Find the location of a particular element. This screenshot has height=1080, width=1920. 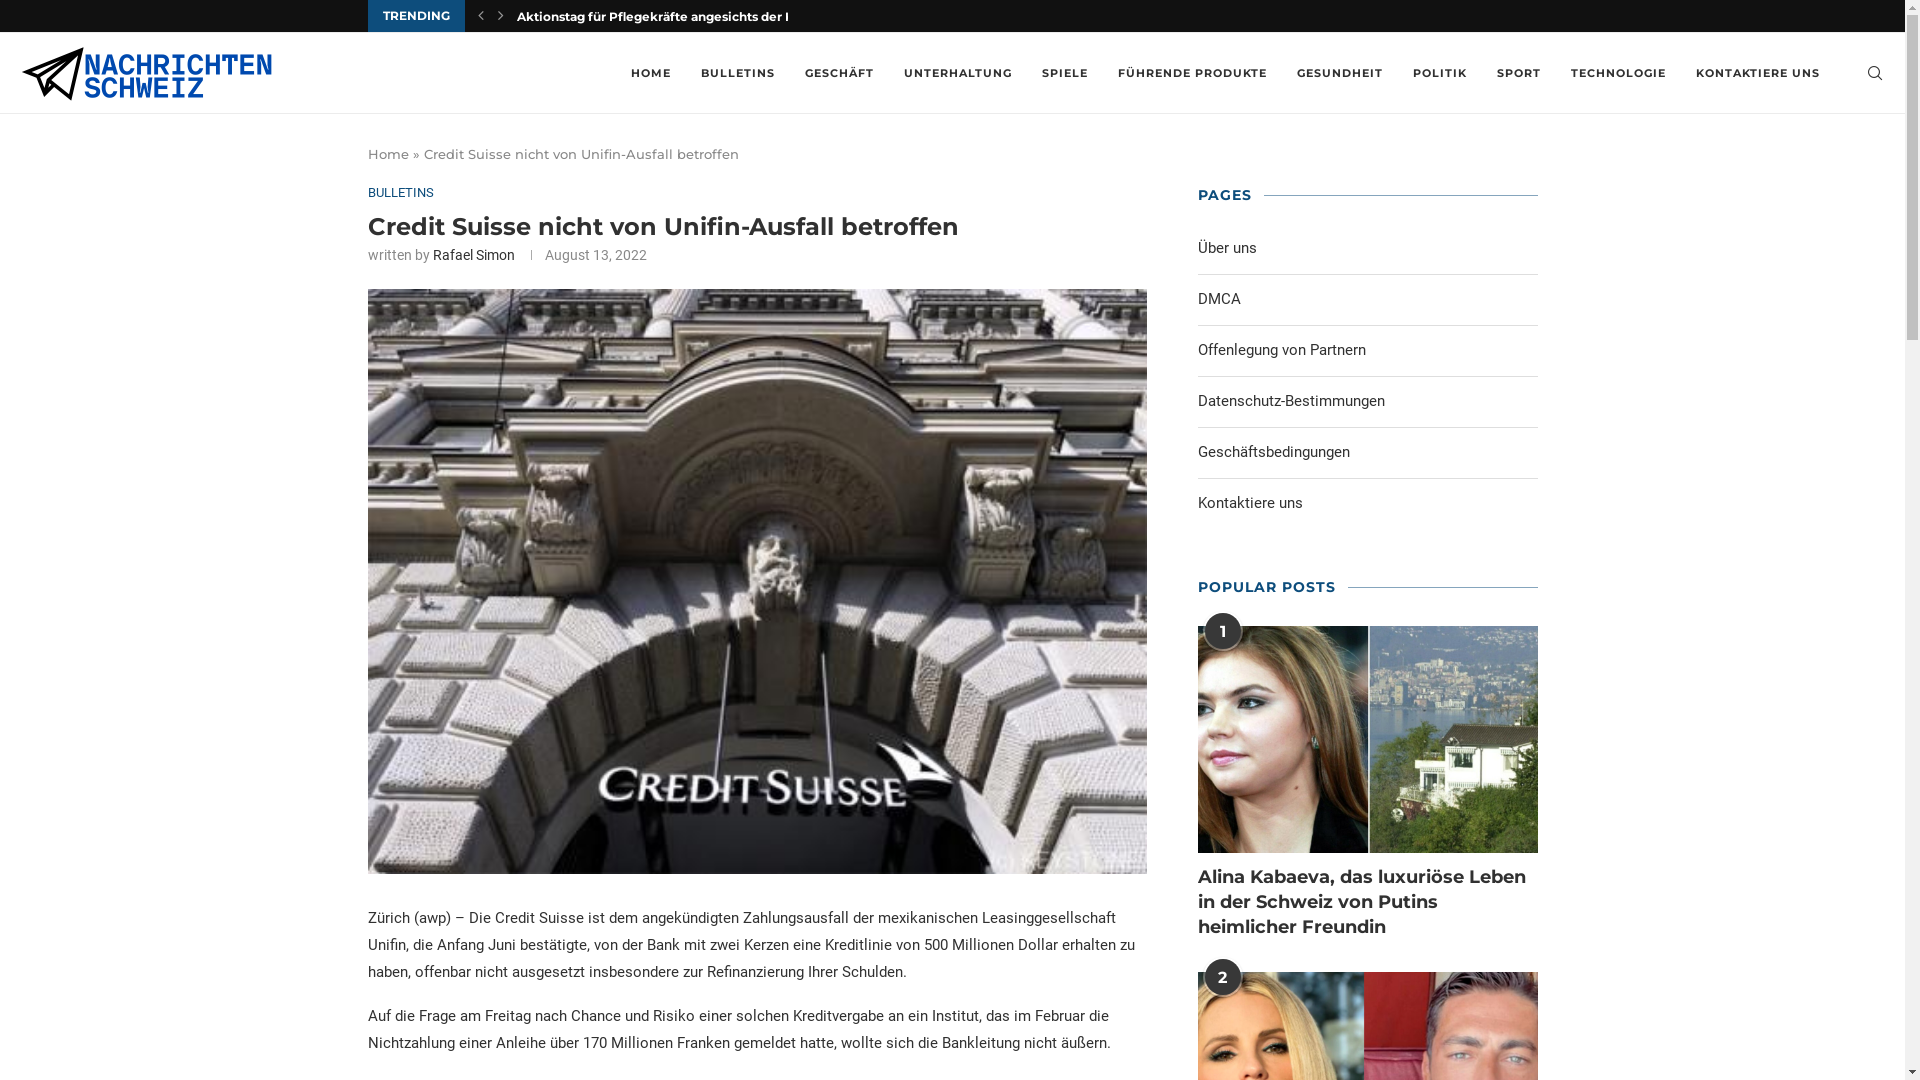

'GESUNDHEIT' is located at coordinates (1296, 72).